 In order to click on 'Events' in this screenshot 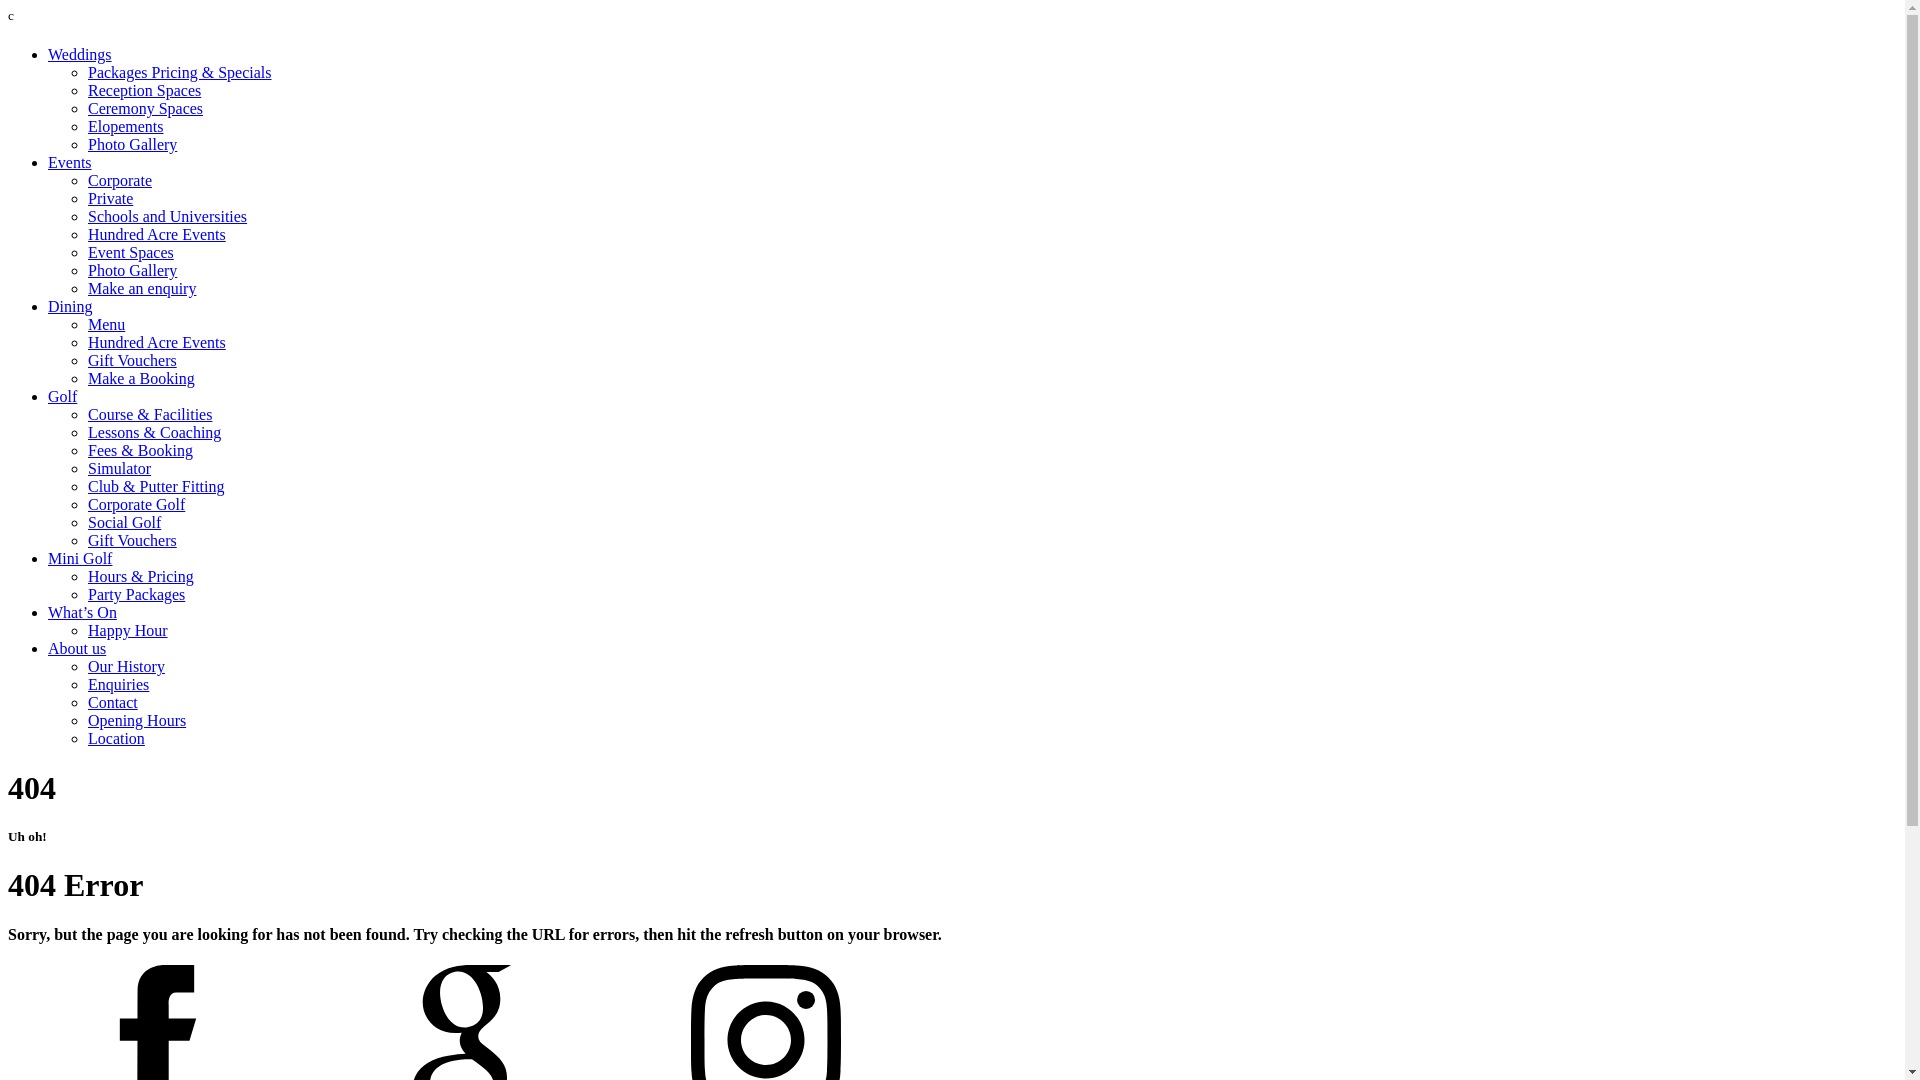, I will do `click(48, 161)`.